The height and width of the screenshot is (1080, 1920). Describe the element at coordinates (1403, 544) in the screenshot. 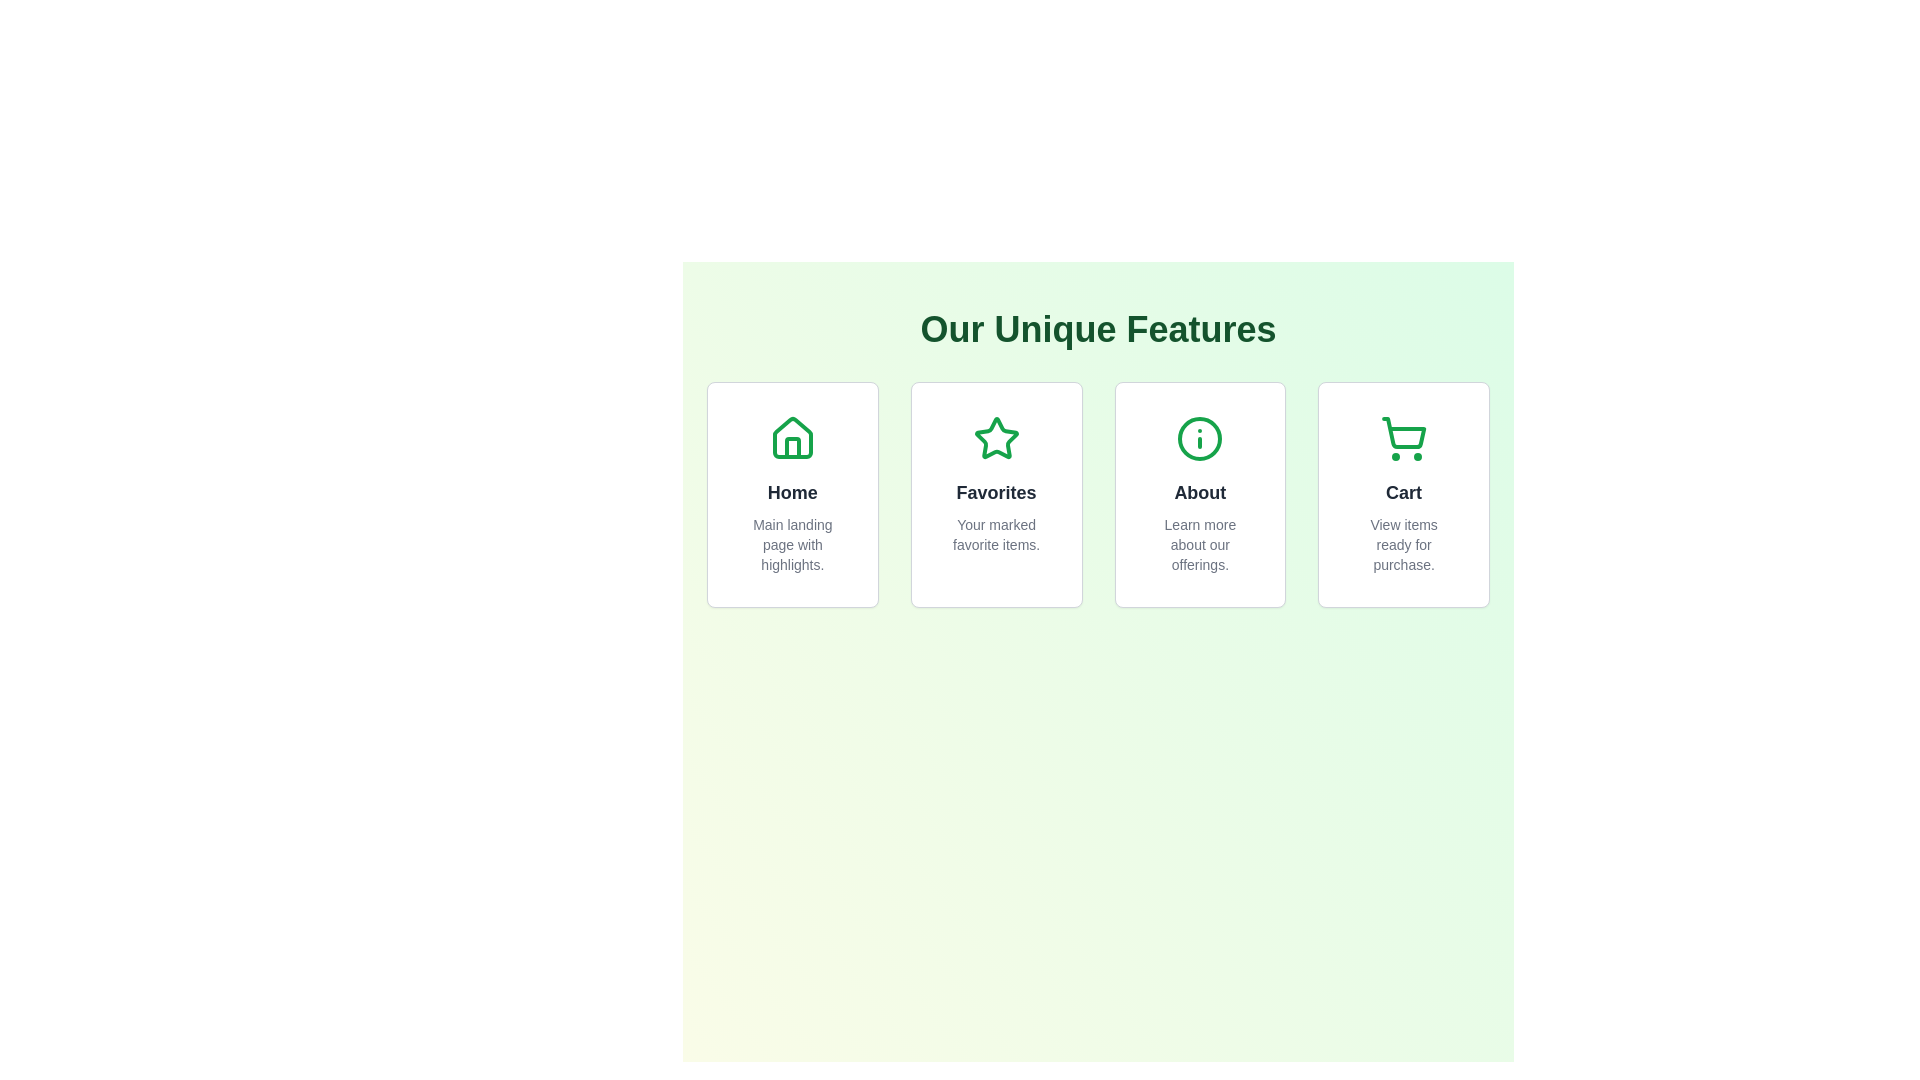

I see `the text description label that contains 'View items ready for purchase.' located beneath the 'Cart' label in a card layout` at that location.